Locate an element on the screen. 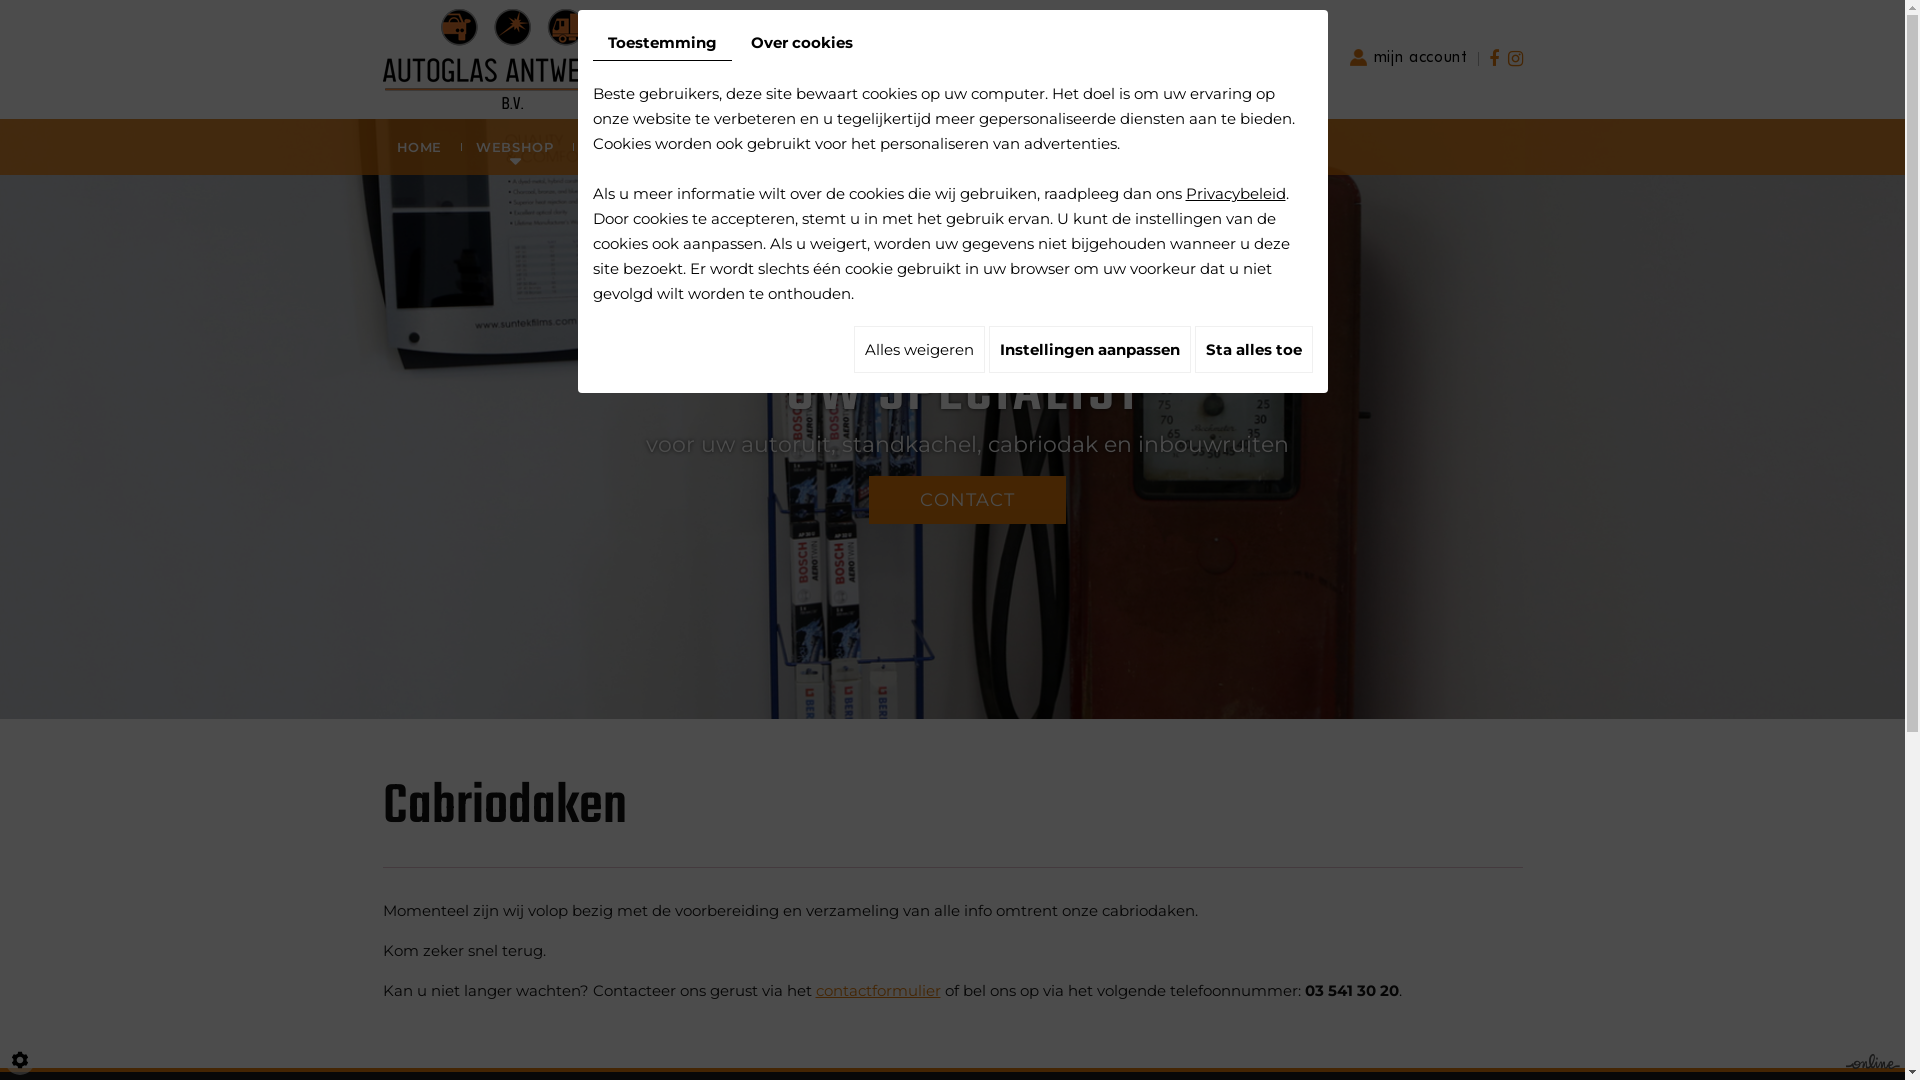  'mijn account' is located at coordinates (1408, 56).